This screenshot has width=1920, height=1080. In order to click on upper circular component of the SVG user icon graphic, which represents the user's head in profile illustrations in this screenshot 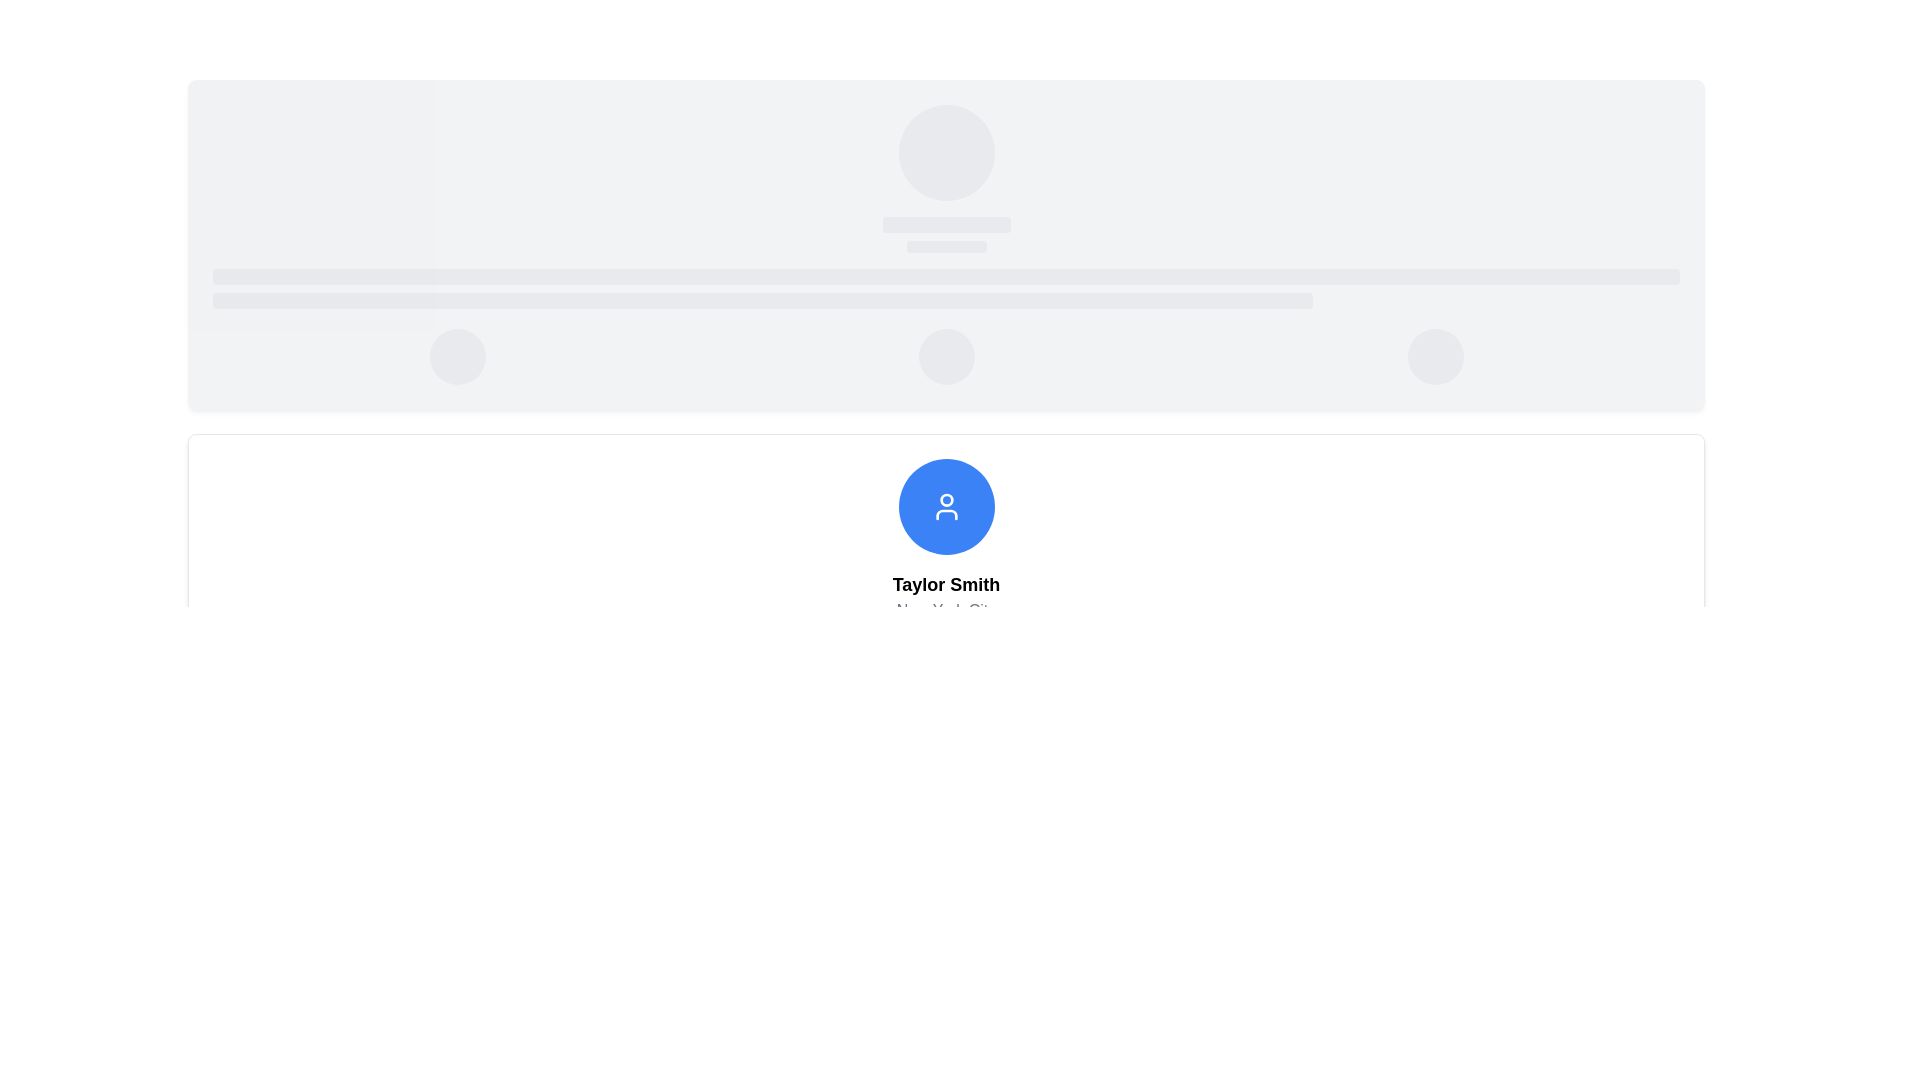, I will do `click(945, 499)`.